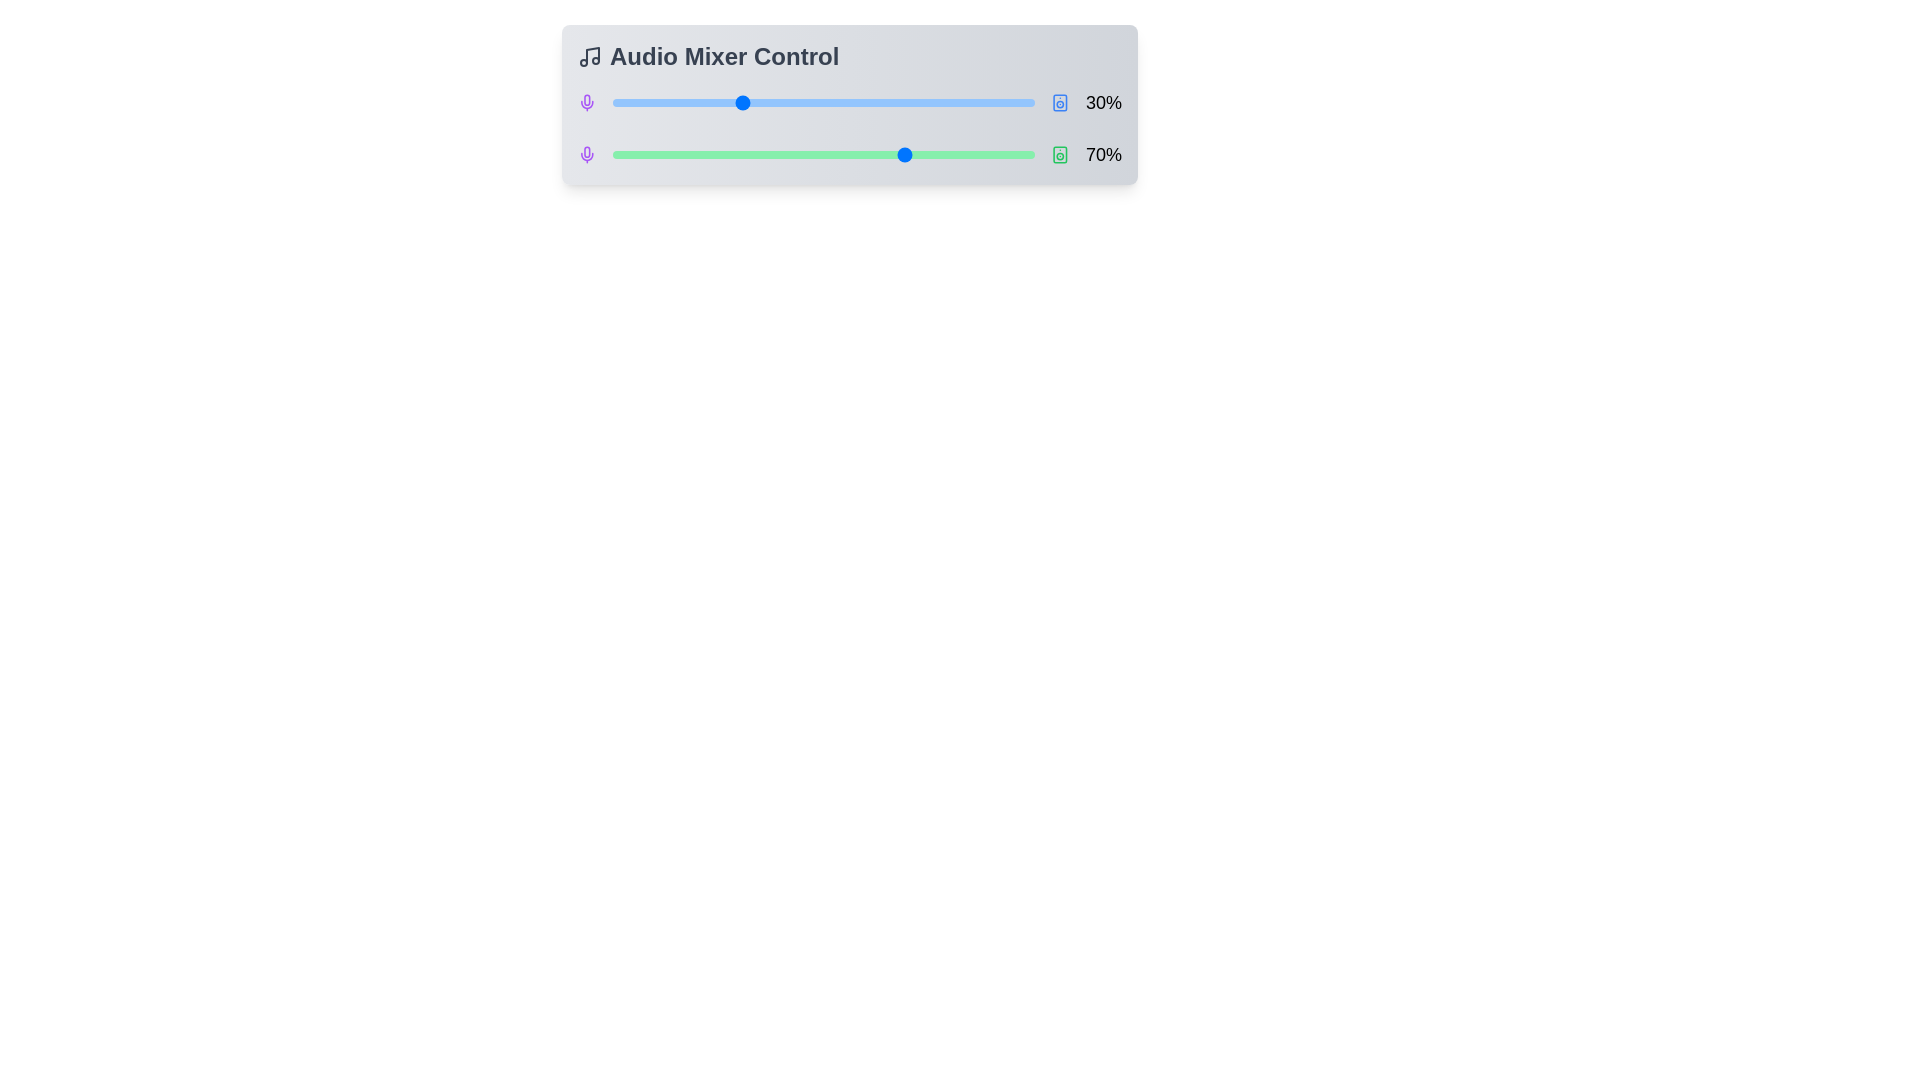 Image resolution: width=1920 pixels, height=1080 pixels. What do you see at coordinates (586, 103) in the screenshot?
I see `the microphone icon, which serves as an audio control identifier and is positioned as the first icon on the left of a horizontal layout row, next to the blue slider bar marked at 30%` at bounding box center [586, 103].